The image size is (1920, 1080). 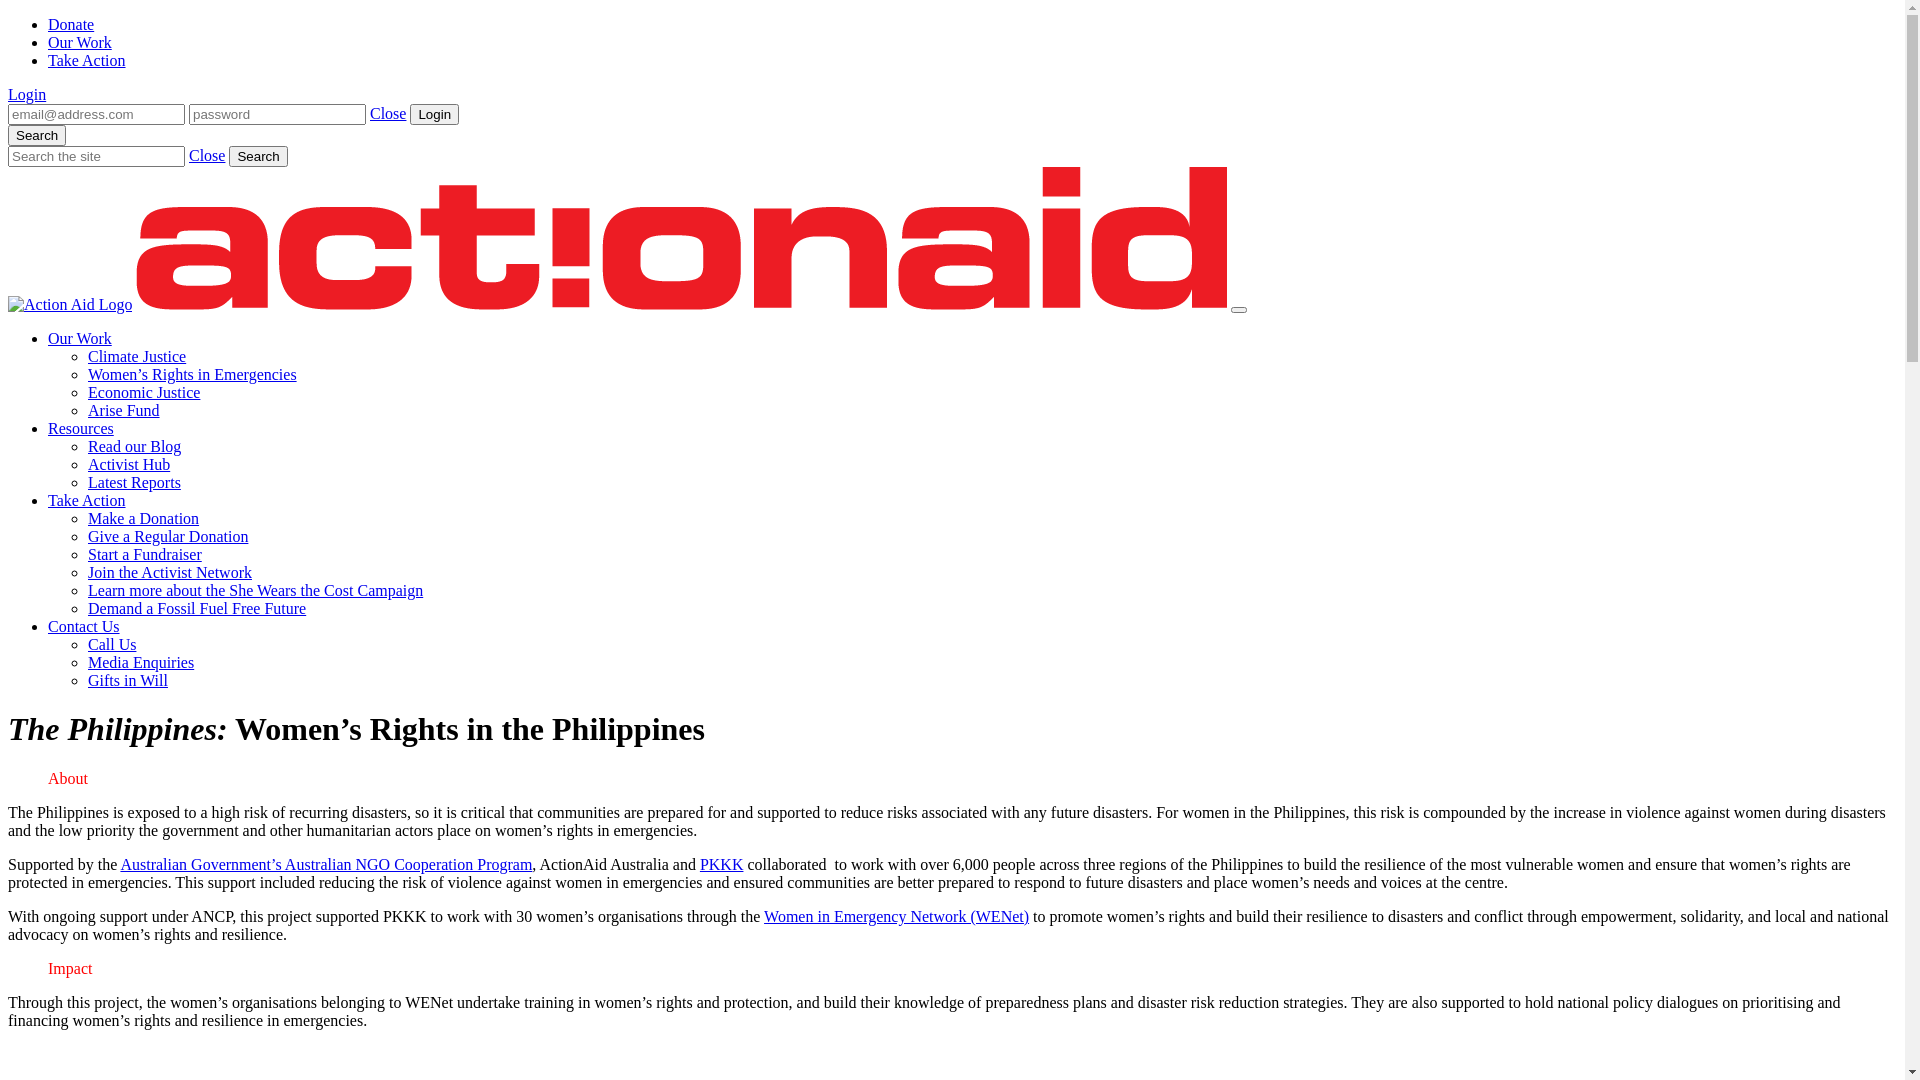 What do you see at coordinates (206, 154) in the screenshot?
I see `'Close'` at bounding box center [206, 154].